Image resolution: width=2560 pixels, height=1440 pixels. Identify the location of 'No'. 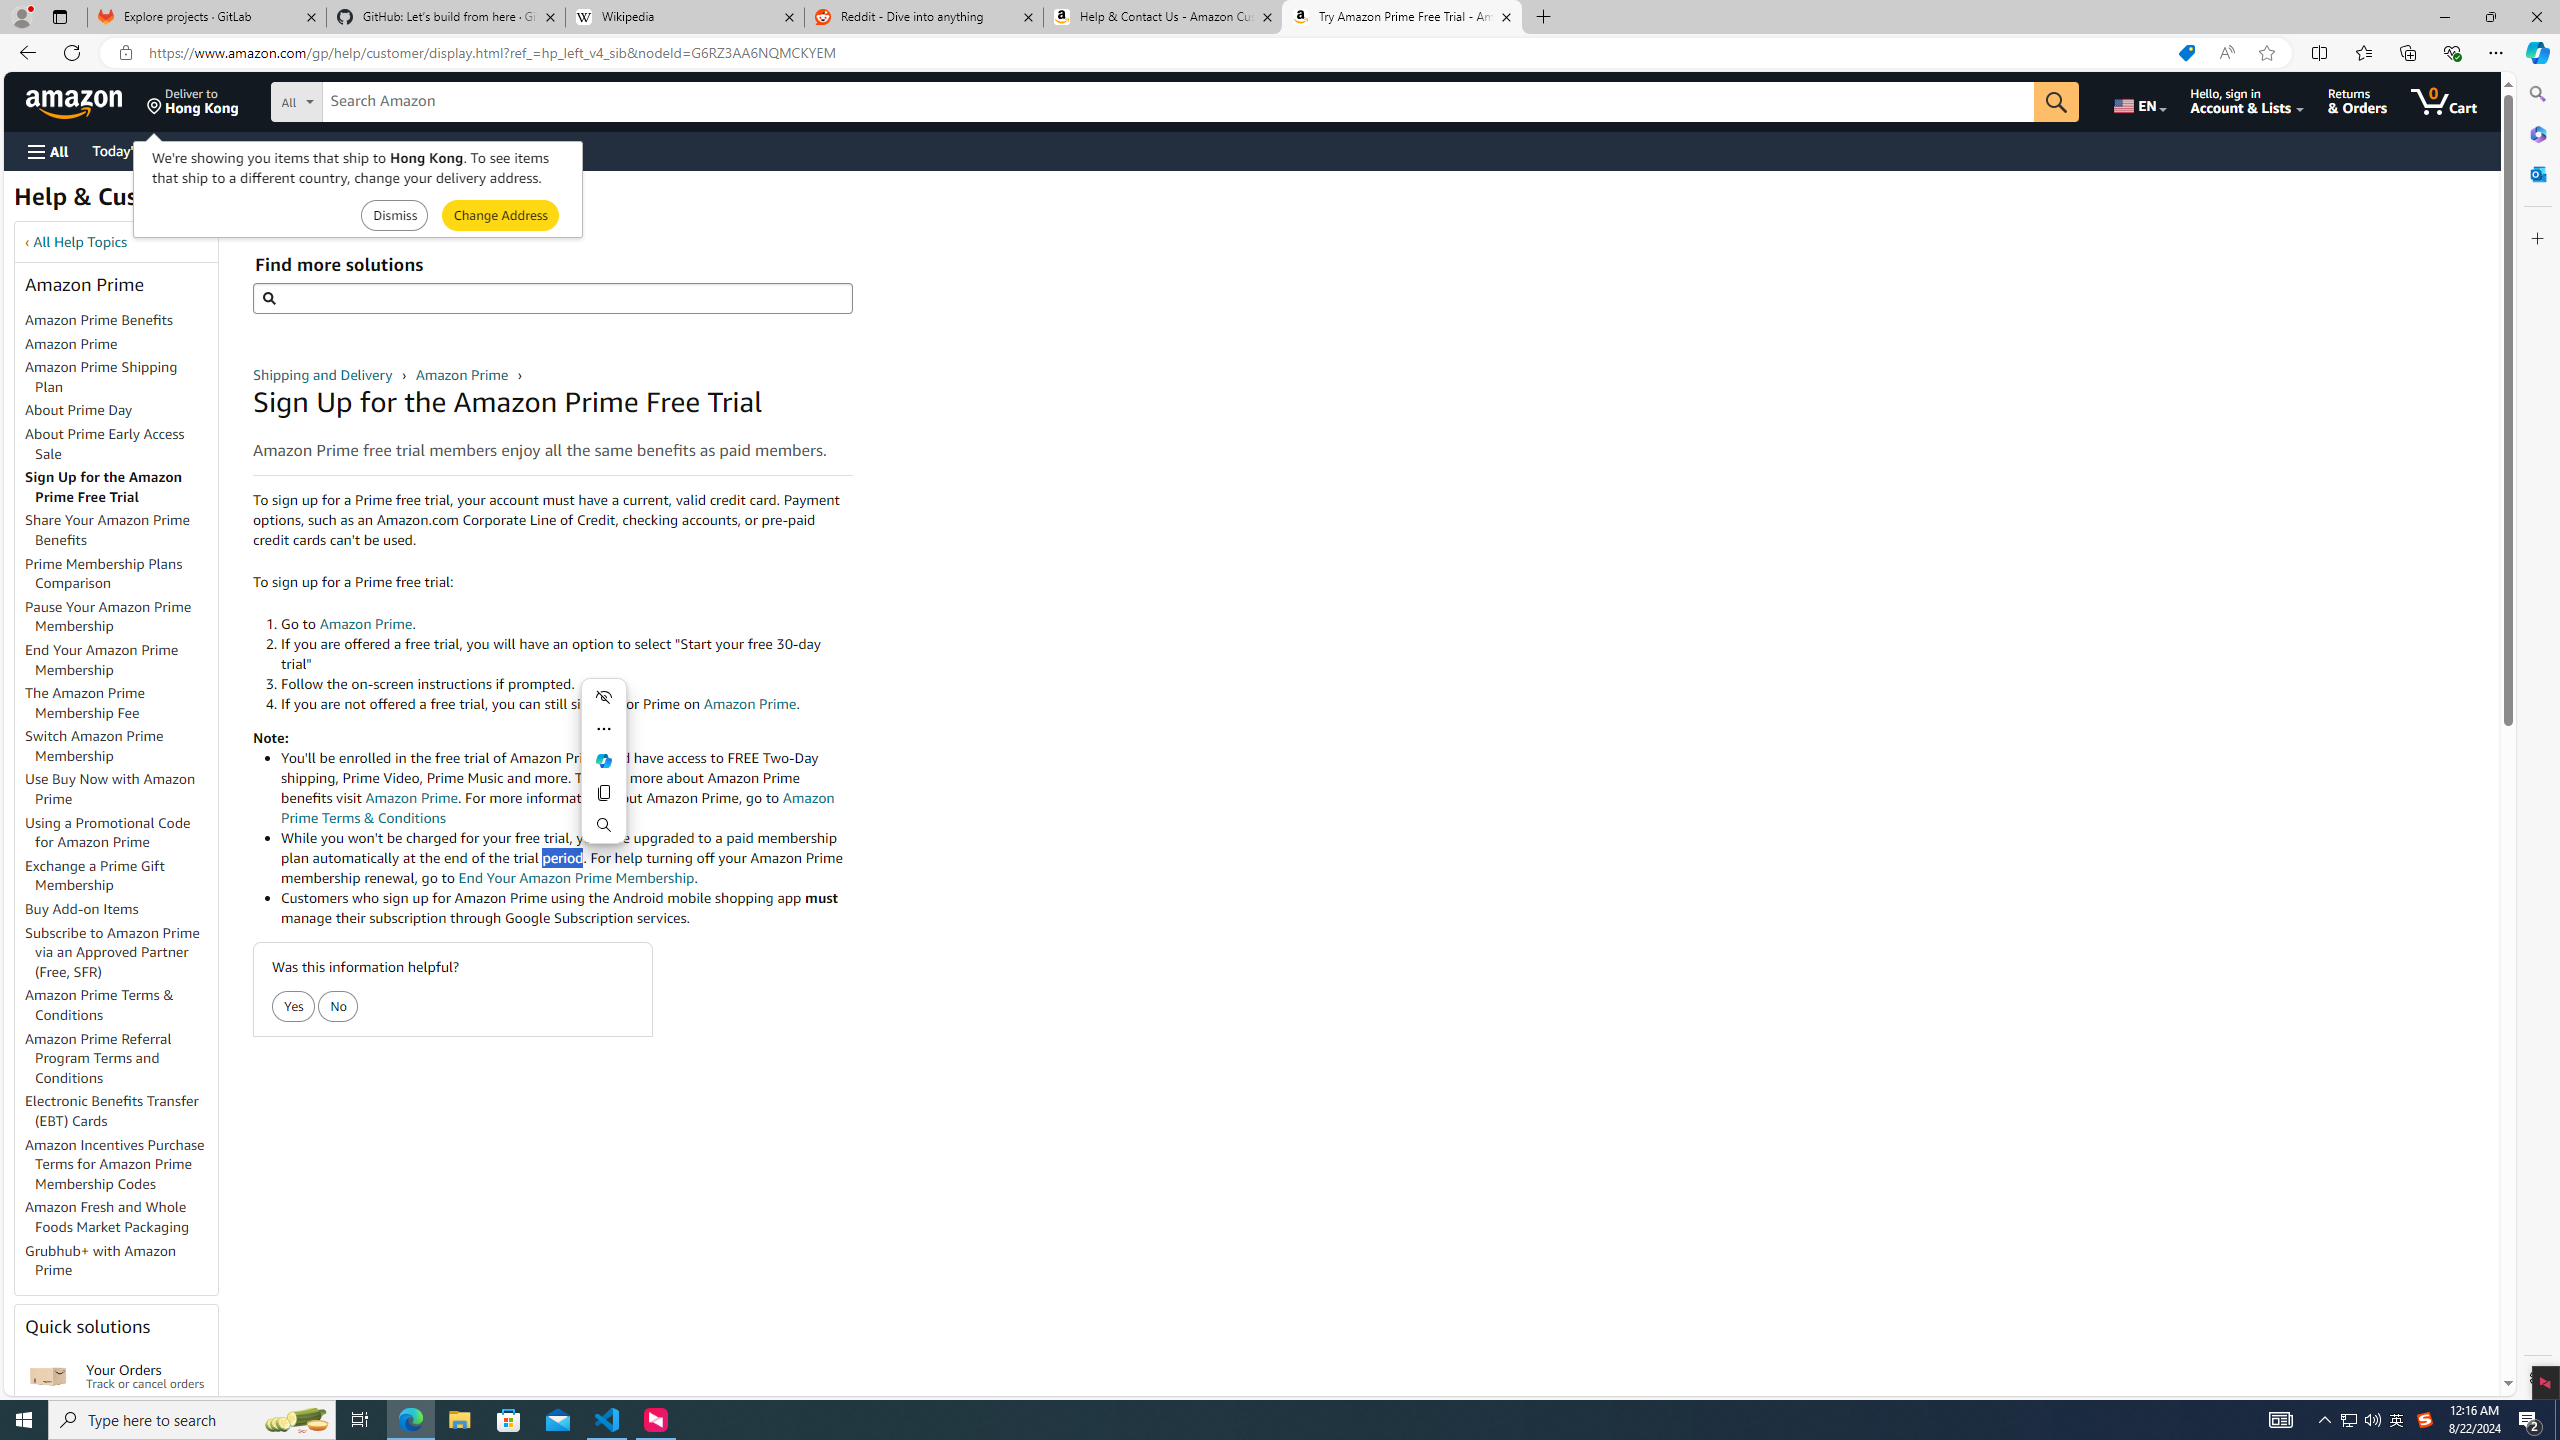
(338, 1007).